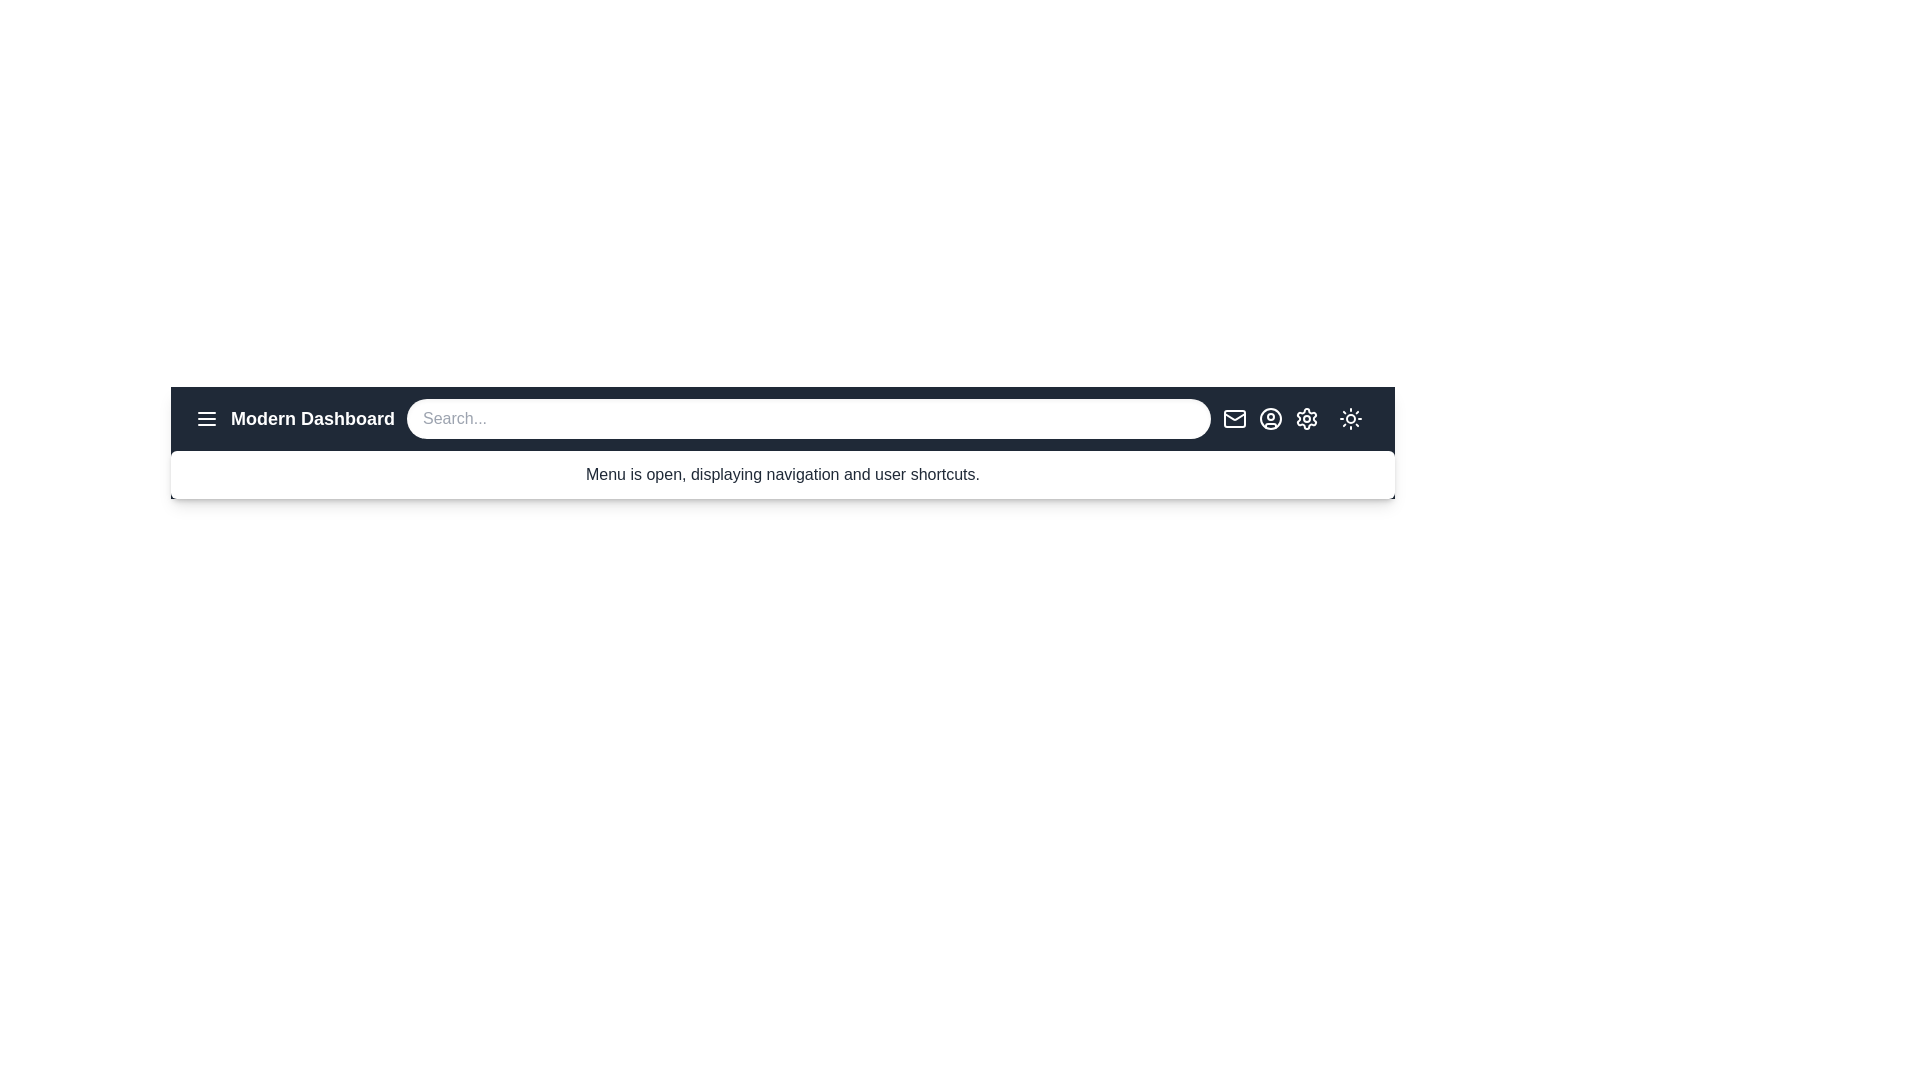 The image size is (1920, 1080). What do you see at coordinates (1270, 418) in the screenshot?
I see `the user icon to open the user profile options` at bounding box center [1270, 418].